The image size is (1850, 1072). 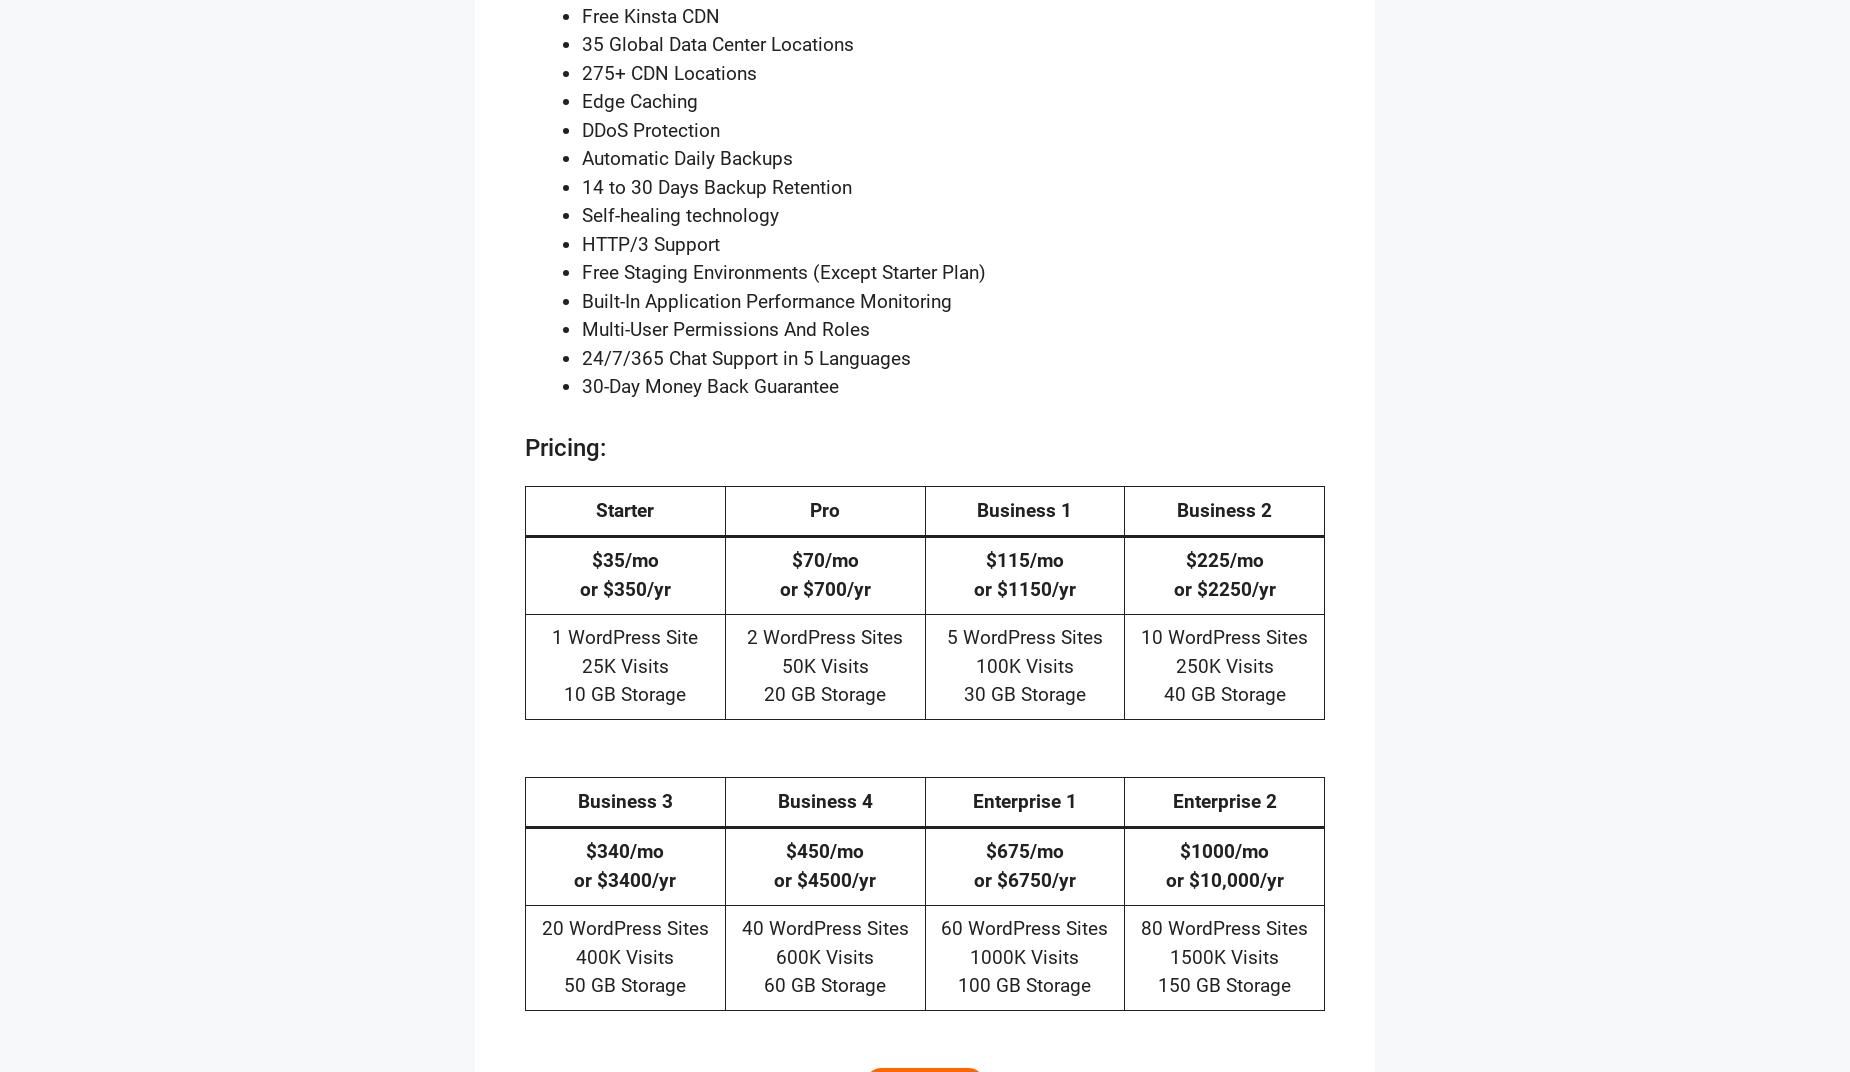 What do you see at coordinates (746, 357) in the screenshot?
I see `'24/7/365 Chat Support in 5 Languages'` at bounding box center [746, 357].